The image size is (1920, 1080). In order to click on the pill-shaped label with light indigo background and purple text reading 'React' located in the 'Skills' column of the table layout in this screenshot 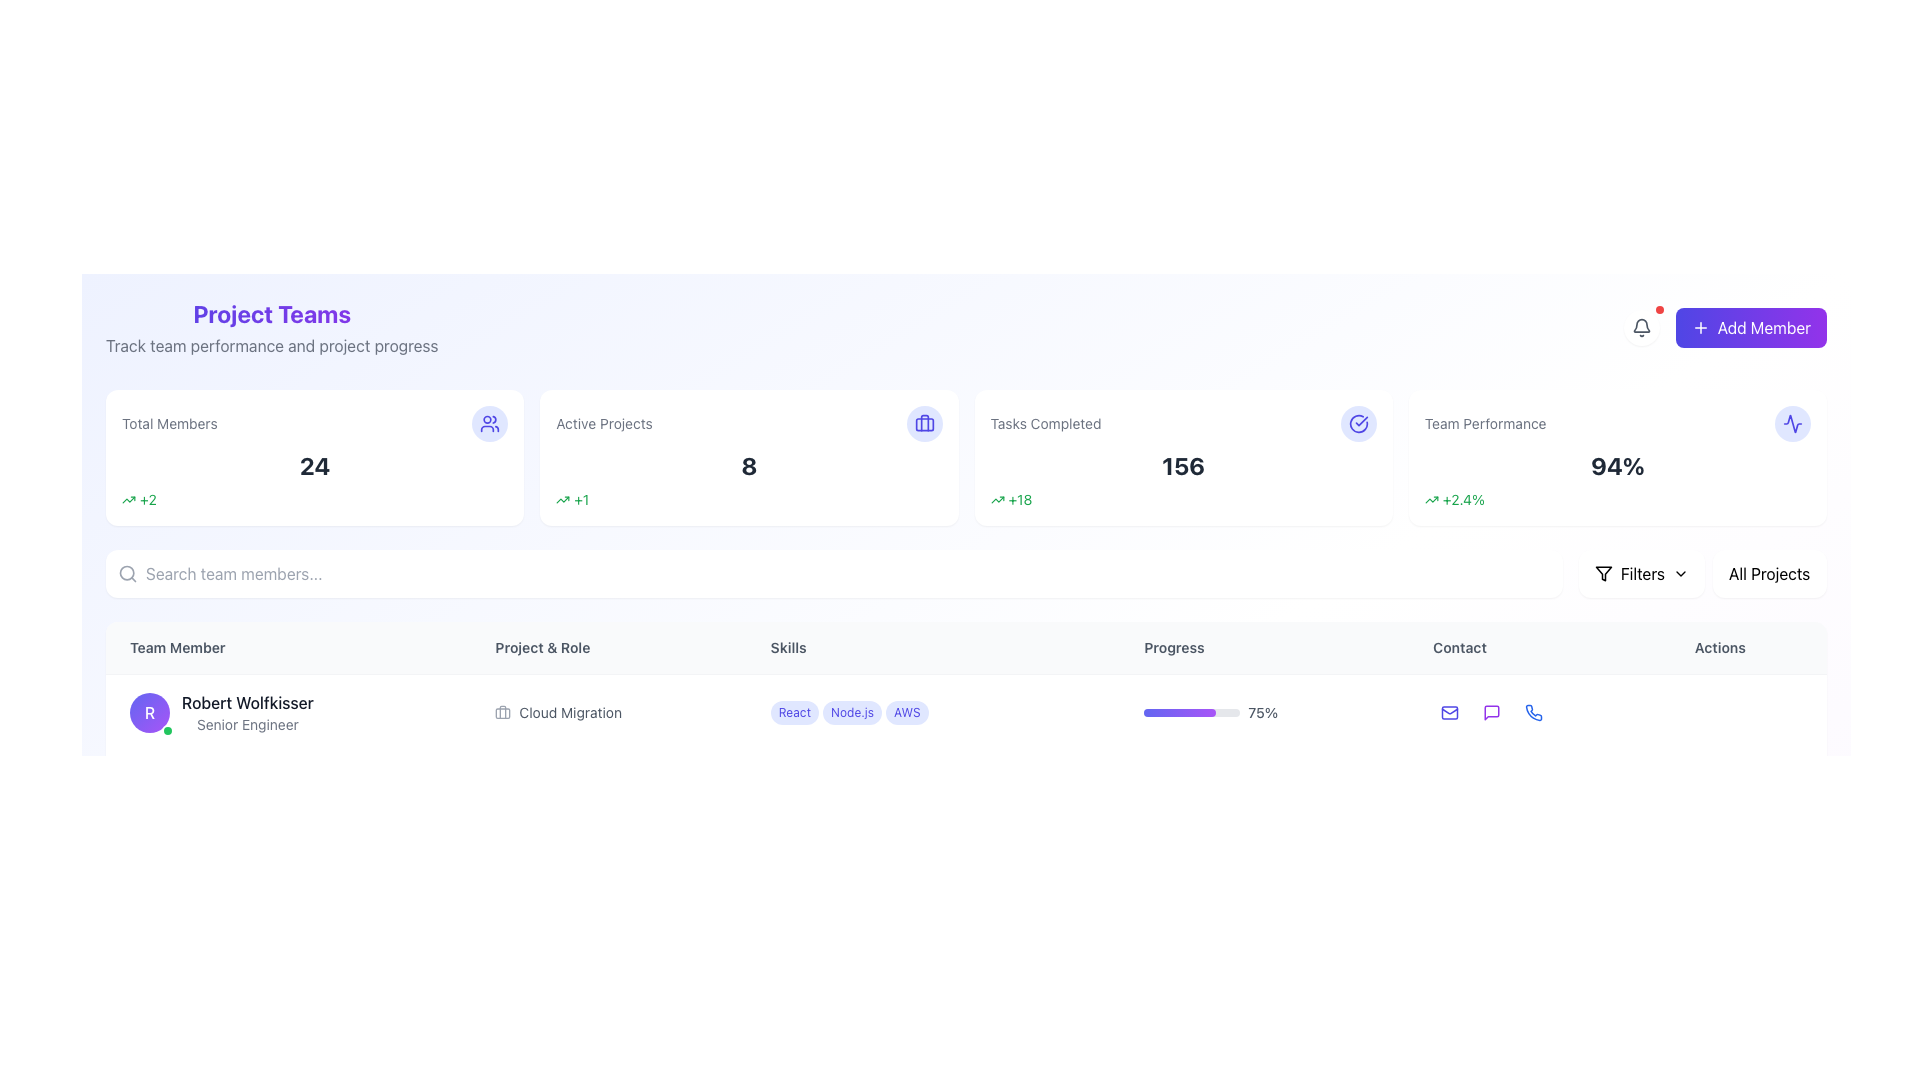, I will do `click(793, 712)`.